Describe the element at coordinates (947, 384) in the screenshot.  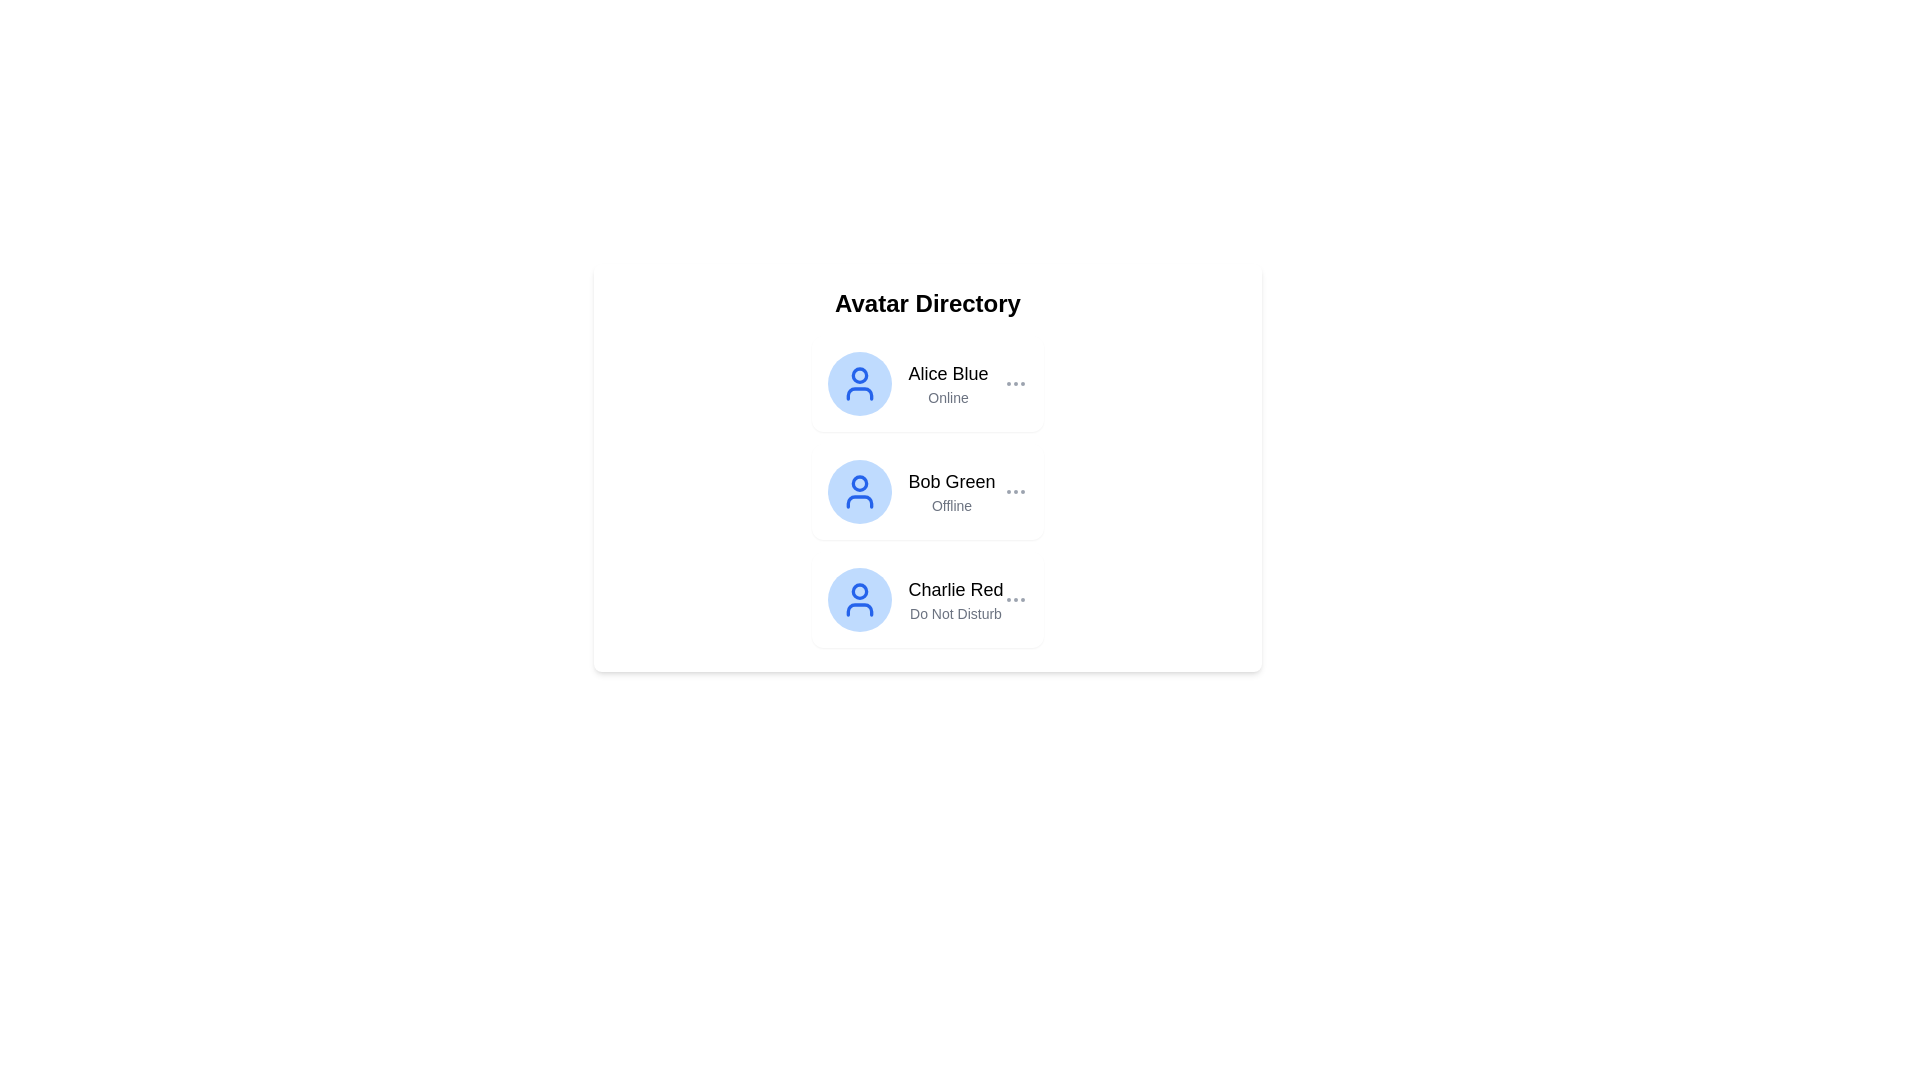
I see `the Text label displaying 'Alice Blue' and their status 'Online' in the user directory interface, located to the right of the circular avatar` at that location.